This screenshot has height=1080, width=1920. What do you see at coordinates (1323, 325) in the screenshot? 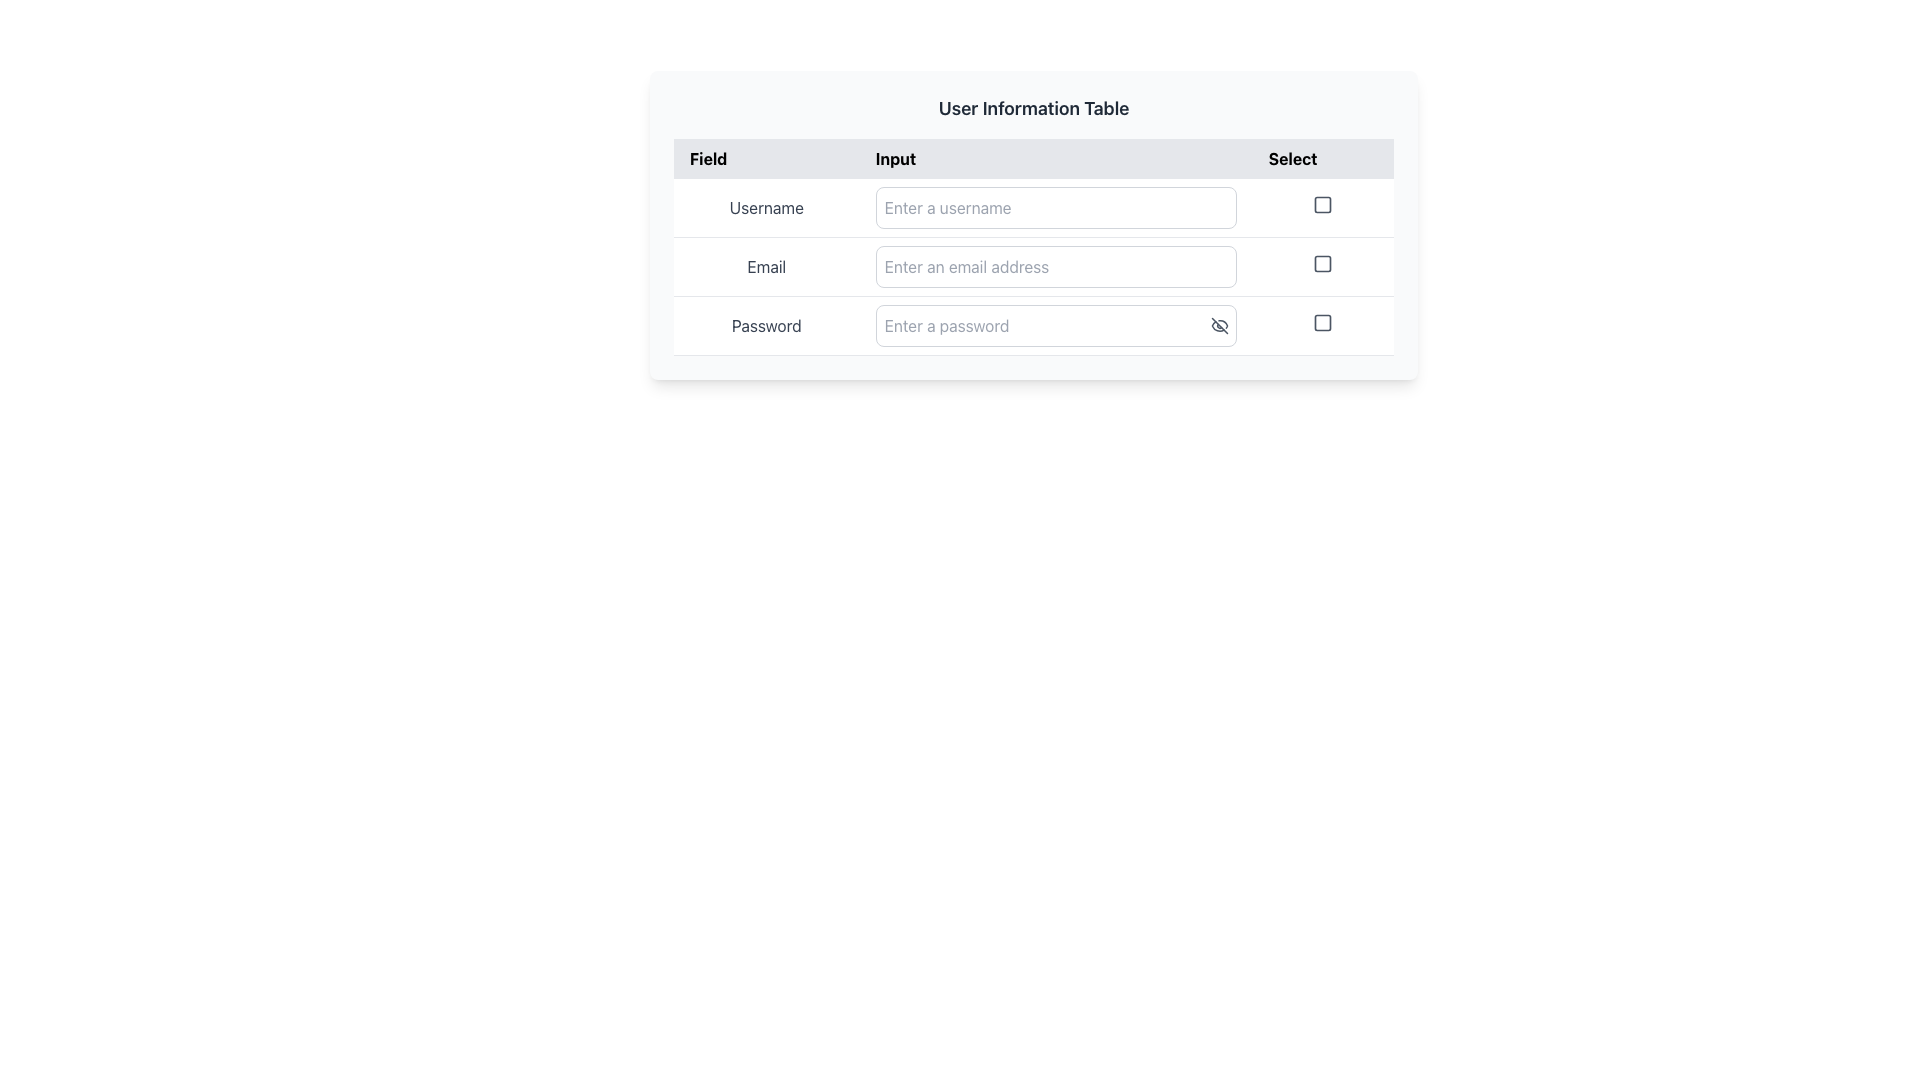
I see `the button located on the far-right side of the row associated with the 'Password' field` at bounding box center [1323, 325].